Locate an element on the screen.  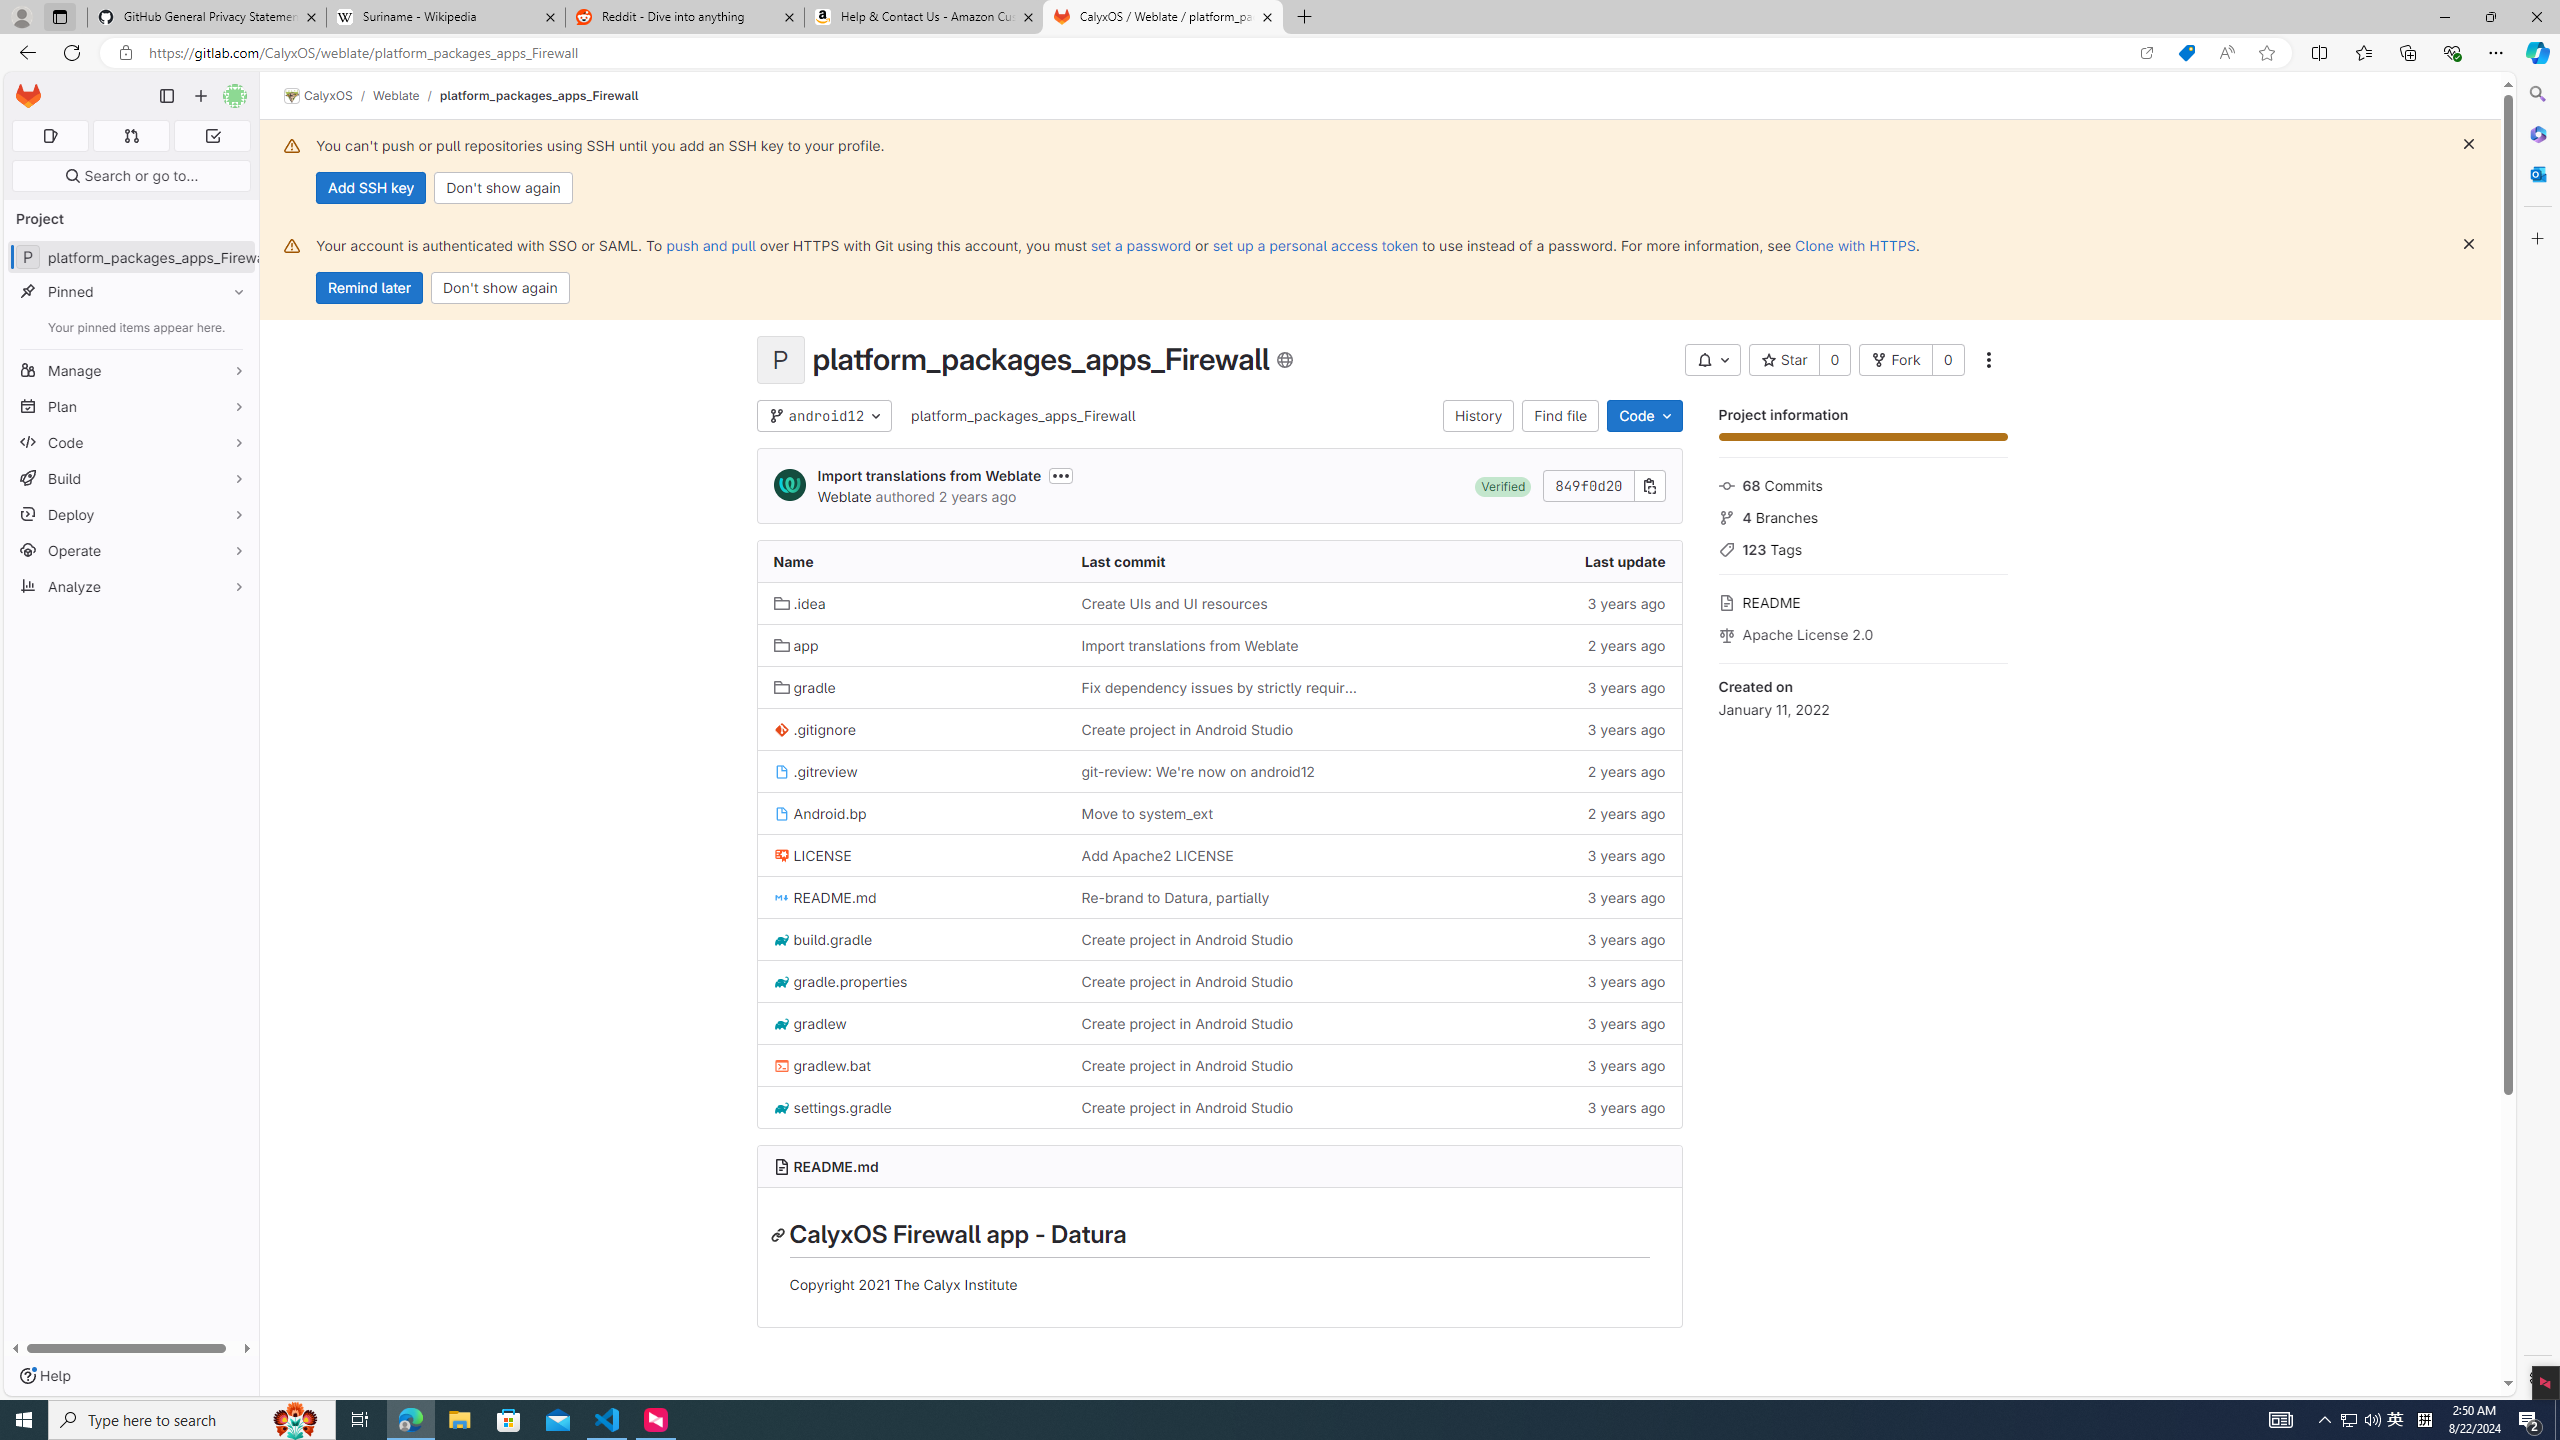
'Create UIs and UI resources' is located at coordinates (1173, 602).